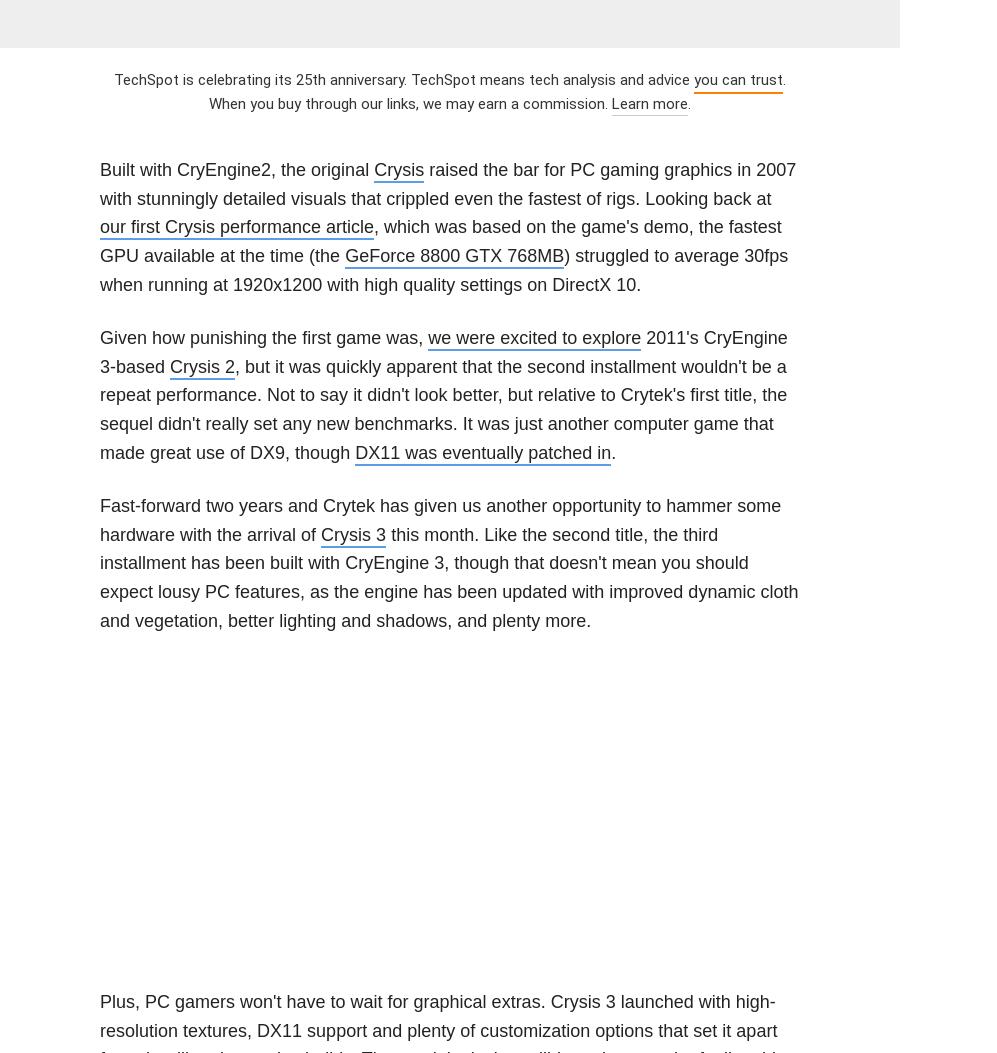 The height and width of the screenshot is (1053, 997). Describe the element at coordinates (483, 452) in the screenshot. I see `'DX11 was eventually patched in'` at that location.